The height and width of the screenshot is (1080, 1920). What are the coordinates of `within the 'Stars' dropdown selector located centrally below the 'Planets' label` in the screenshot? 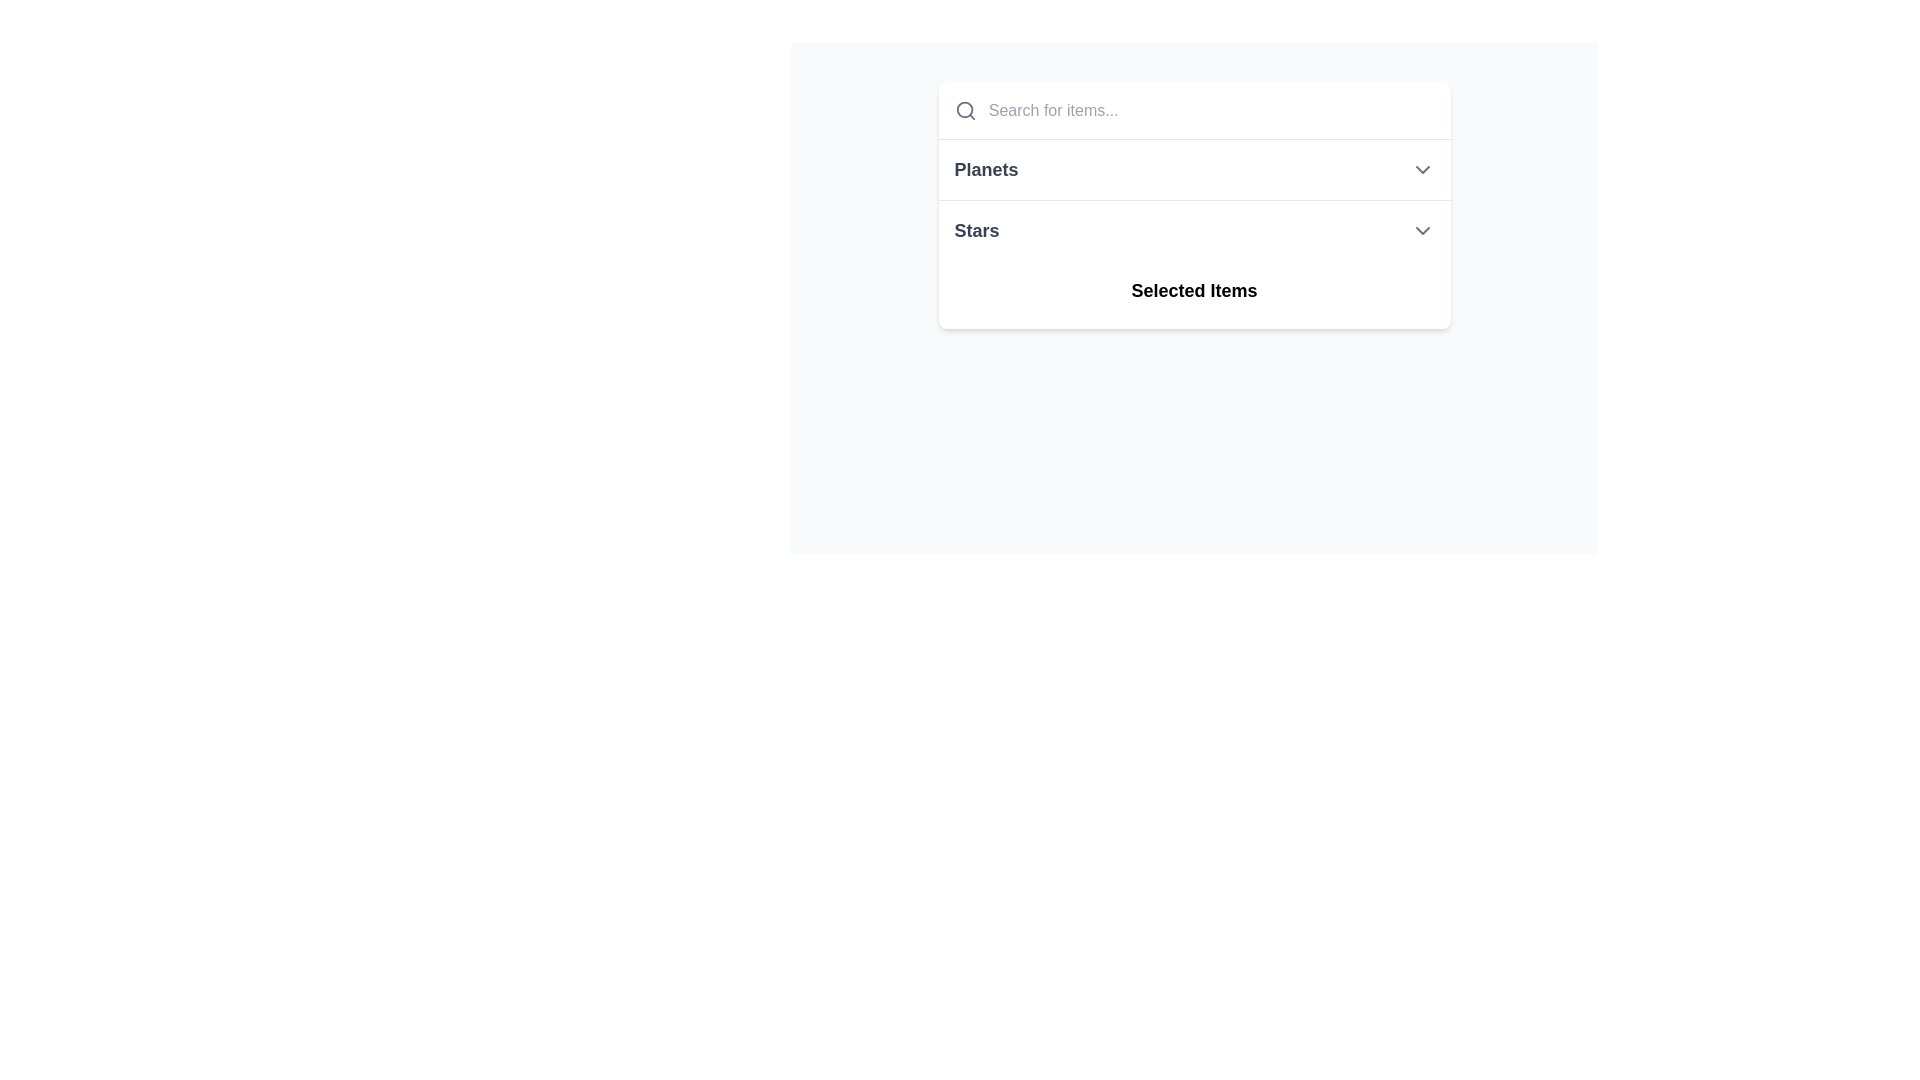 It's located at (1194, 230).